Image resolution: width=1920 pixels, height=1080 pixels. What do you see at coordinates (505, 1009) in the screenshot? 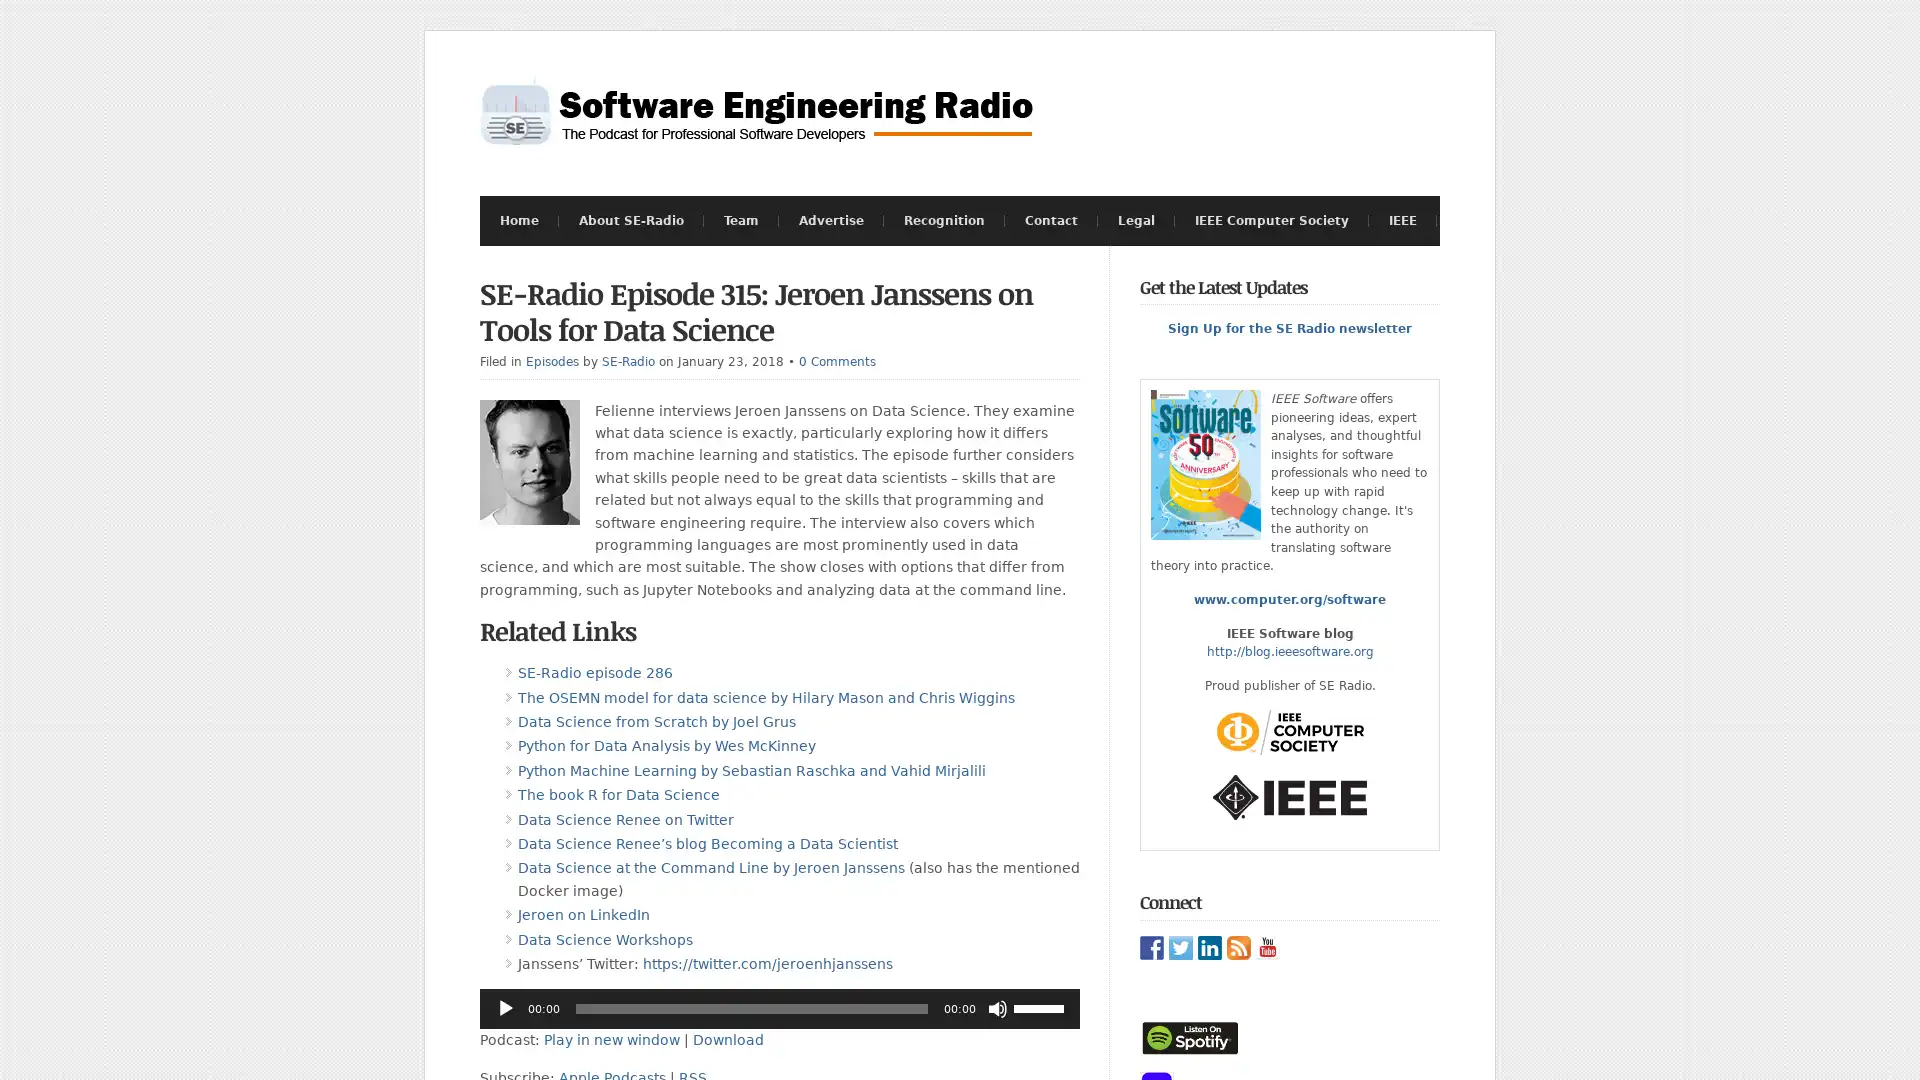
I see `Play` at bounding box center [505, 1009].